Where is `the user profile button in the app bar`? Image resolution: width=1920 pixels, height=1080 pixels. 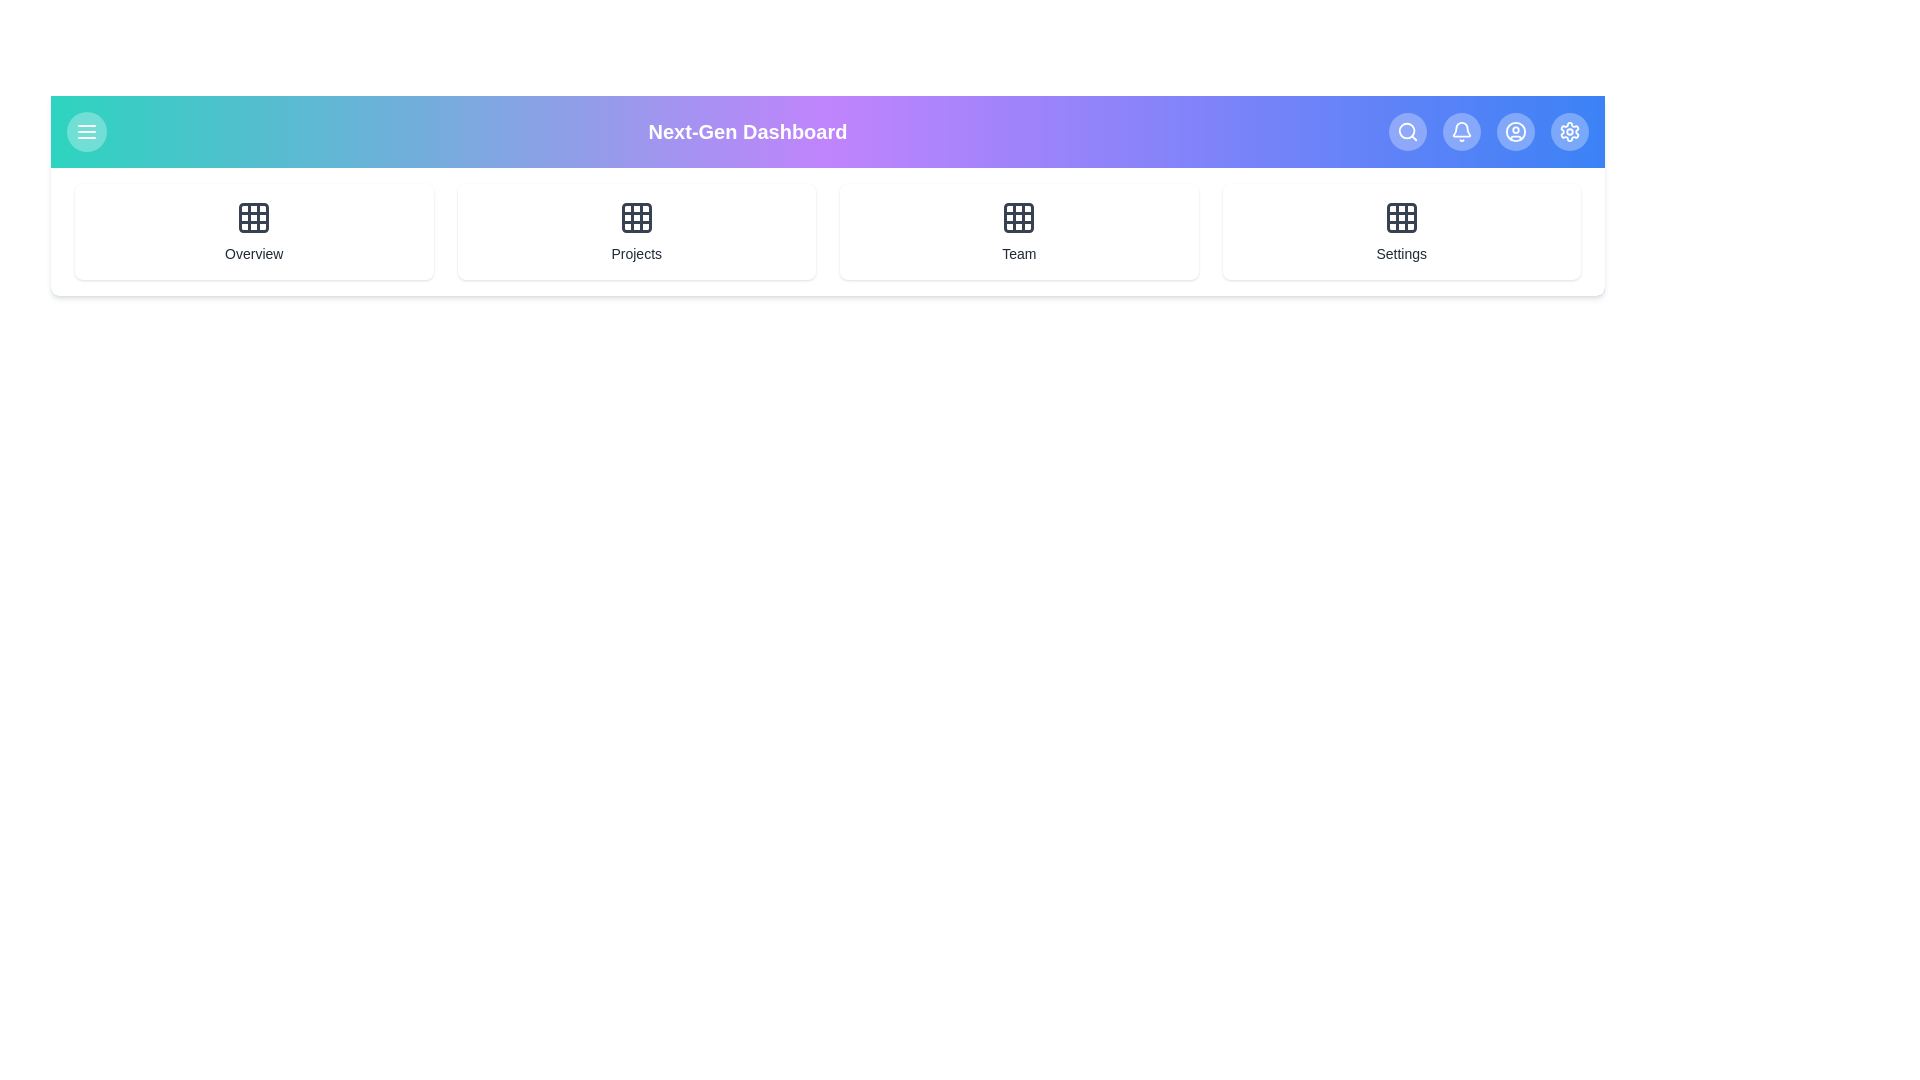 the user profile button in the app bar is located at coordinates (1516, 131).